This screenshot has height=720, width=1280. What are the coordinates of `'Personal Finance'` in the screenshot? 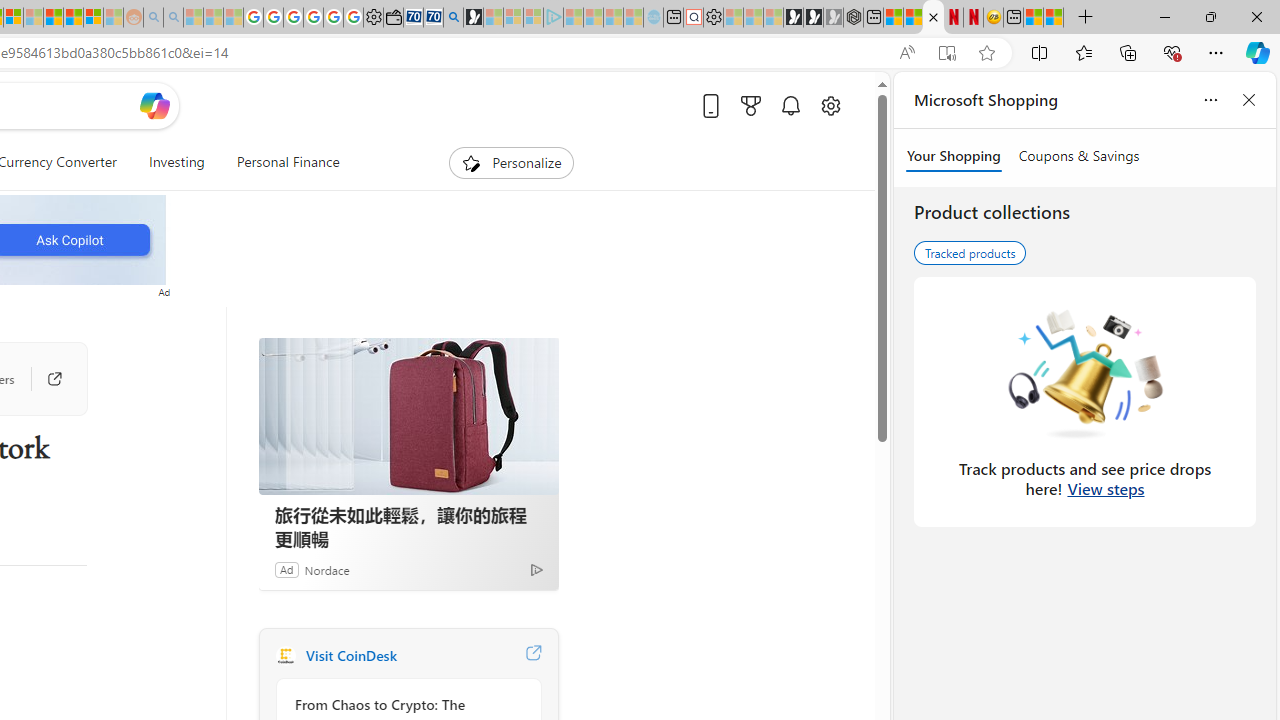 It's located at (279, 162).